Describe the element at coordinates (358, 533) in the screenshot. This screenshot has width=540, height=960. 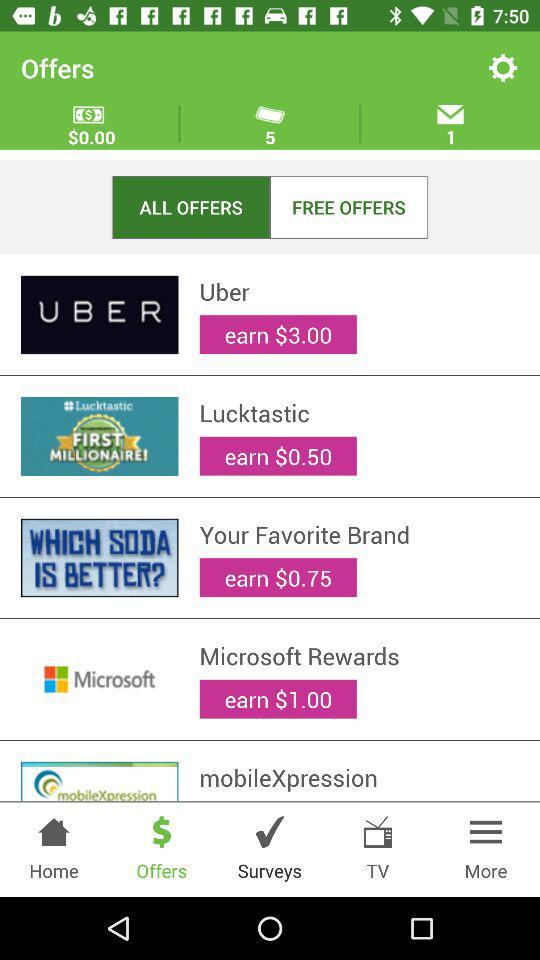
I see `item above the earn $0.75 item` at that location.